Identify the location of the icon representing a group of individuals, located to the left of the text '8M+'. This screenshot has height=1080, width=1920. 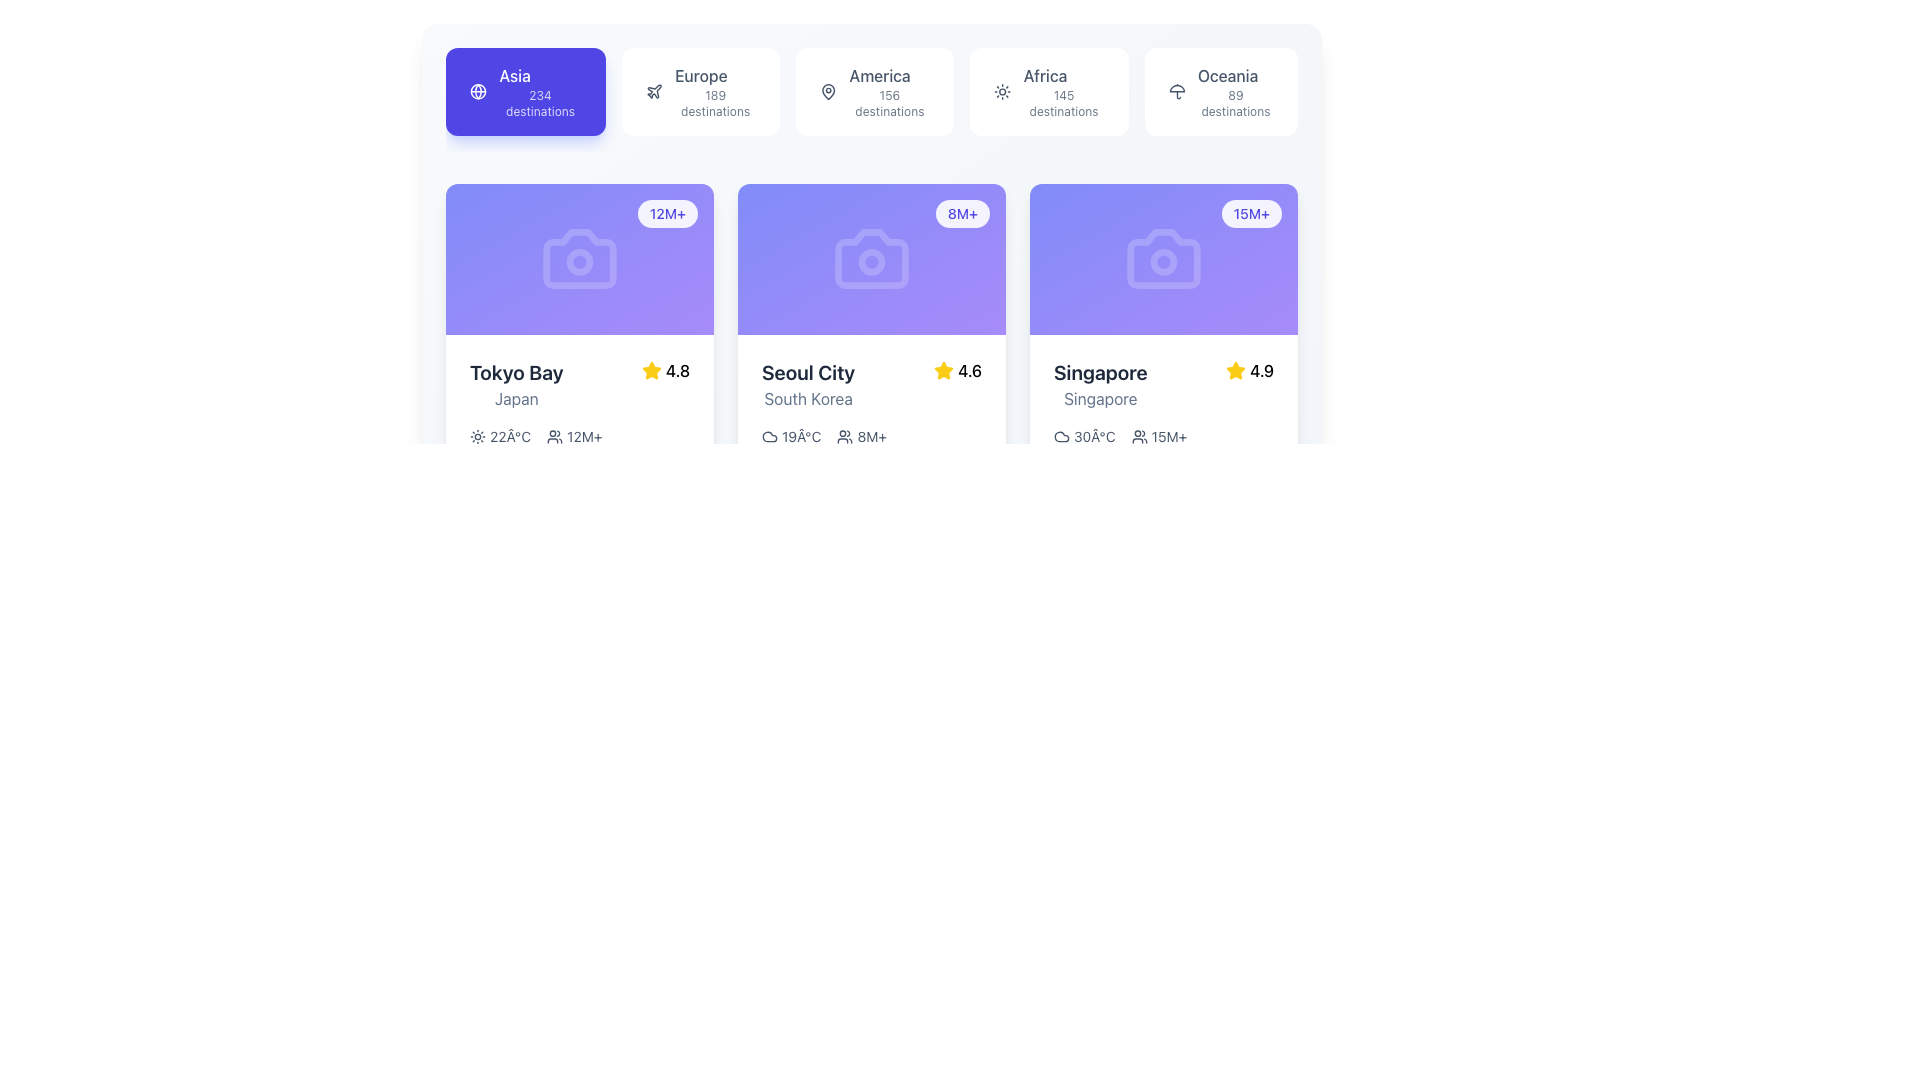
(845, 435).